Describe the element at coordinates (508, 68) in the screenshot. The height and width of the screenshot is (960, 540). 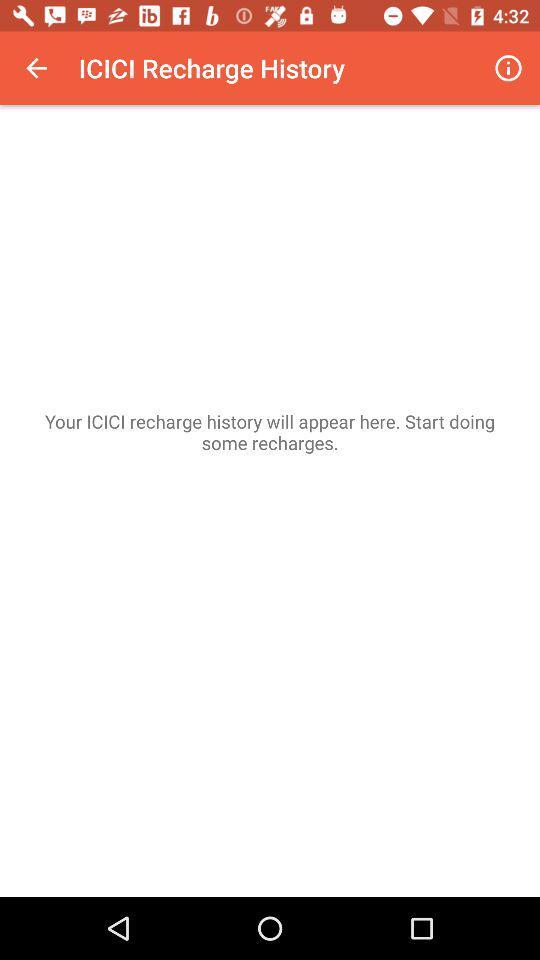
I see `the item at the top right corner` at that location.